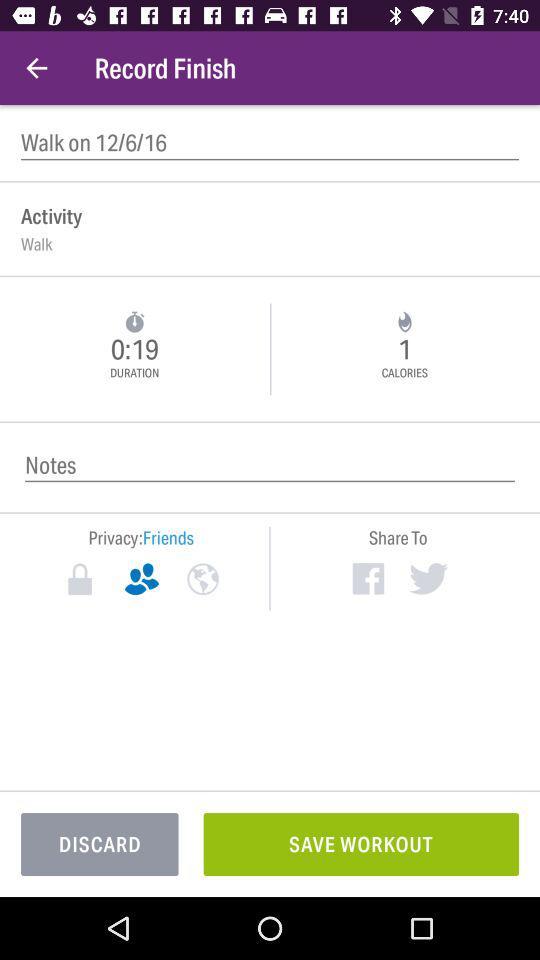  I want to click on hide all personal information, so click(79, 579).